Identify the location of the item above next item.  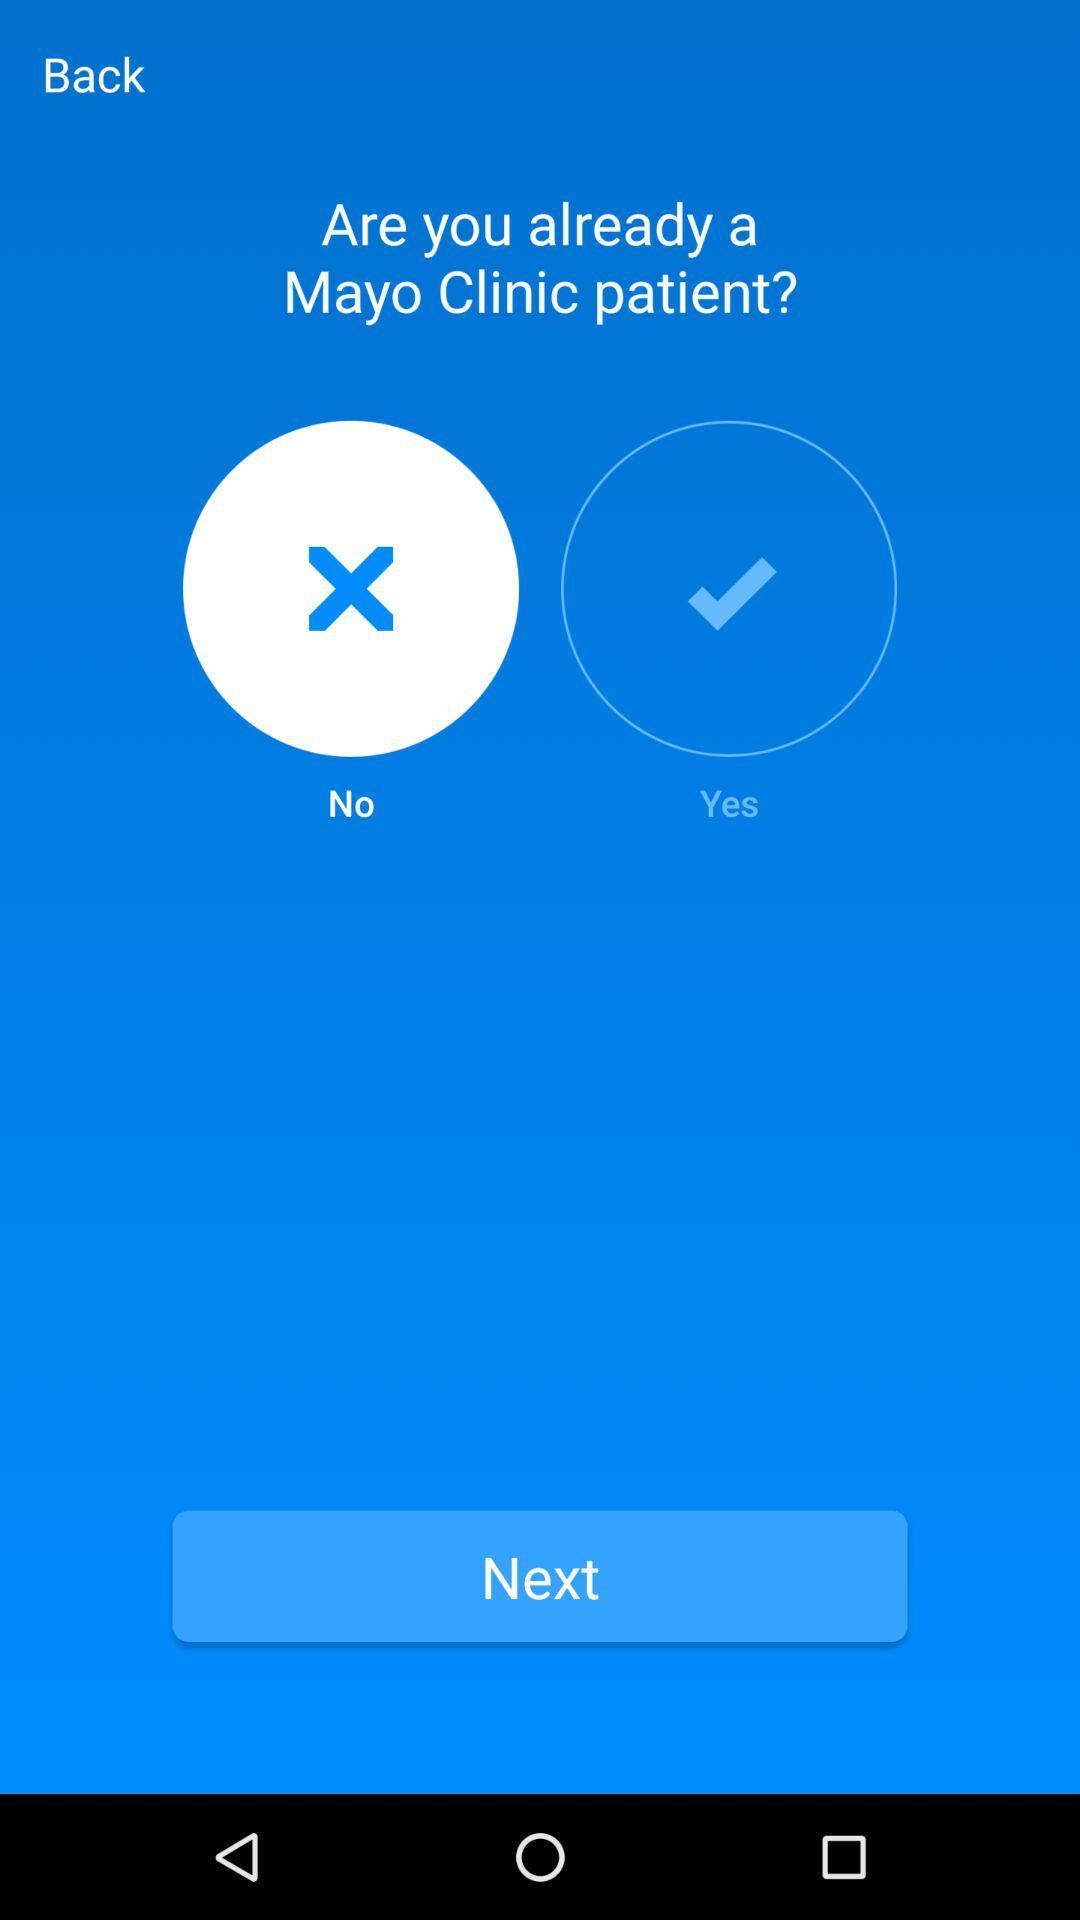
(729, 623).